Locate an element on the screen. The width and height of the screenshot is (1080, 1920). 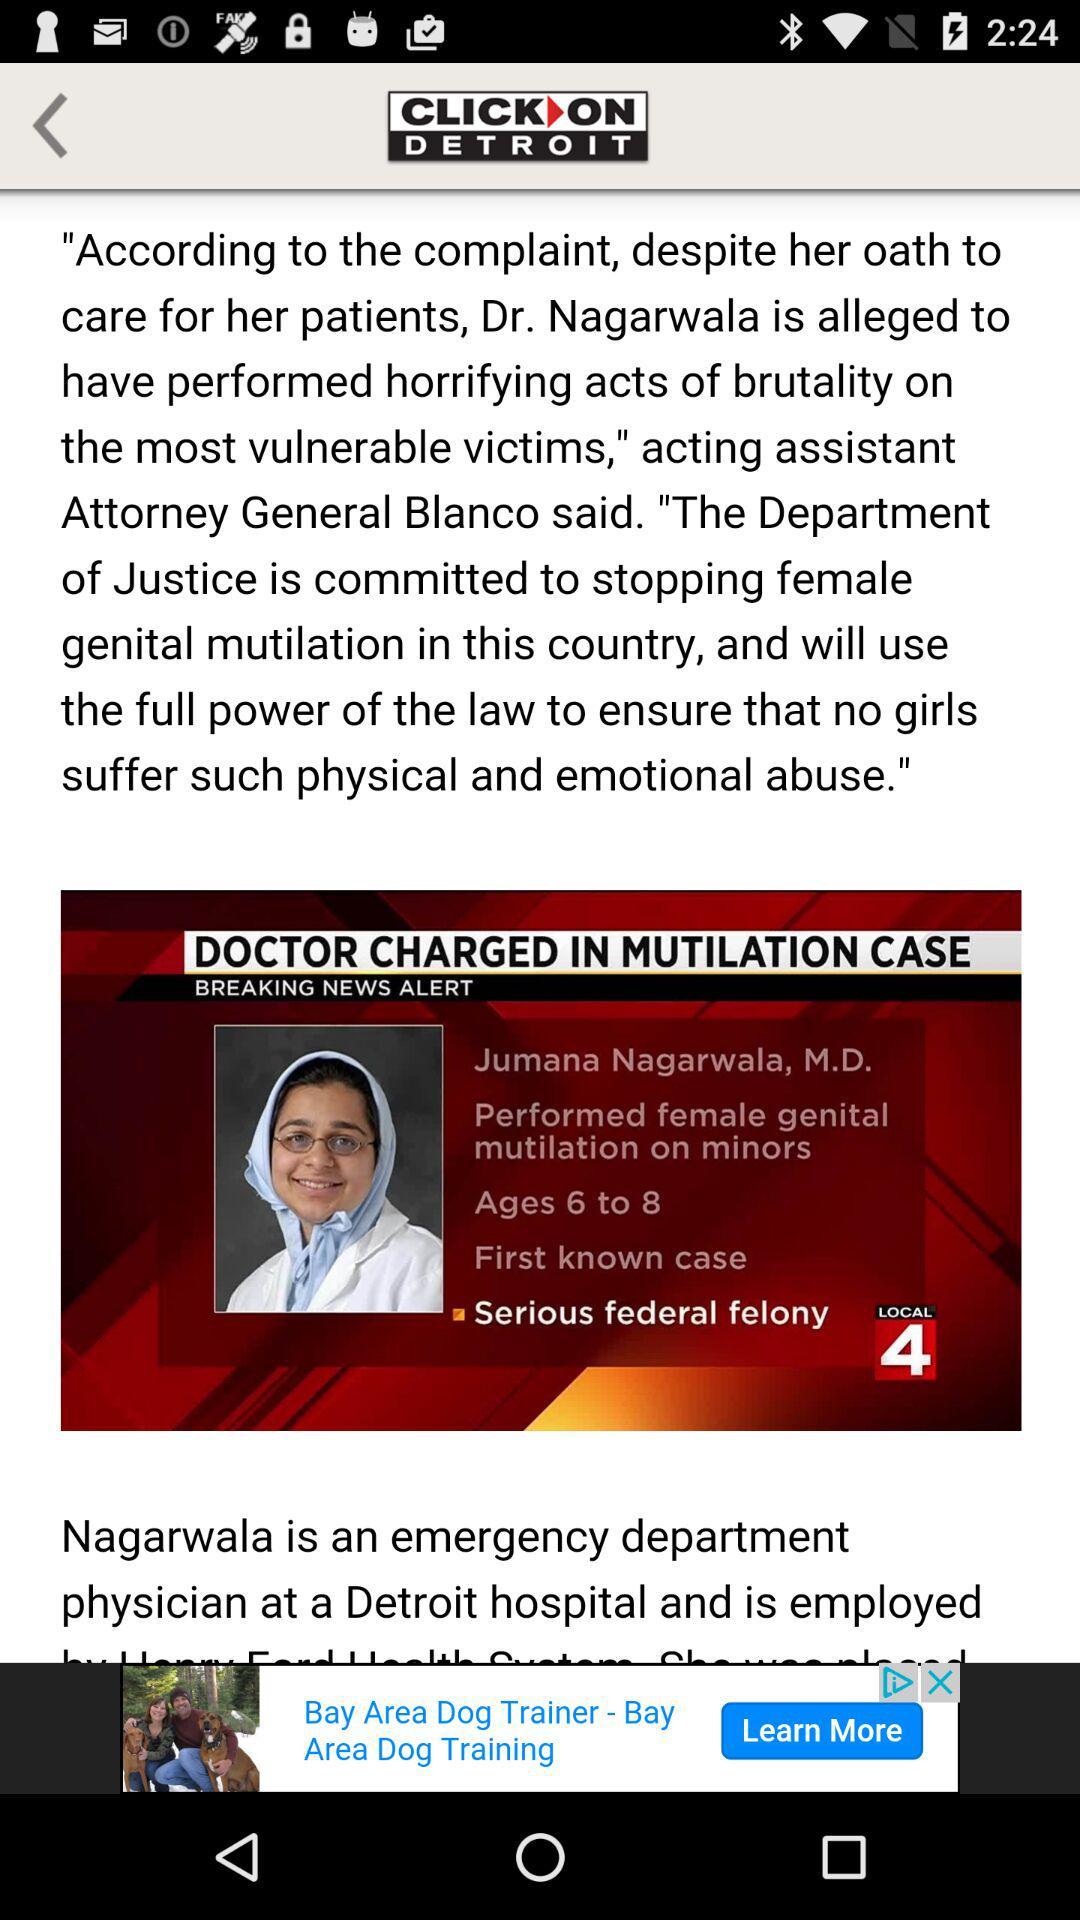
advertisement is located at coordinates (540, 1727).